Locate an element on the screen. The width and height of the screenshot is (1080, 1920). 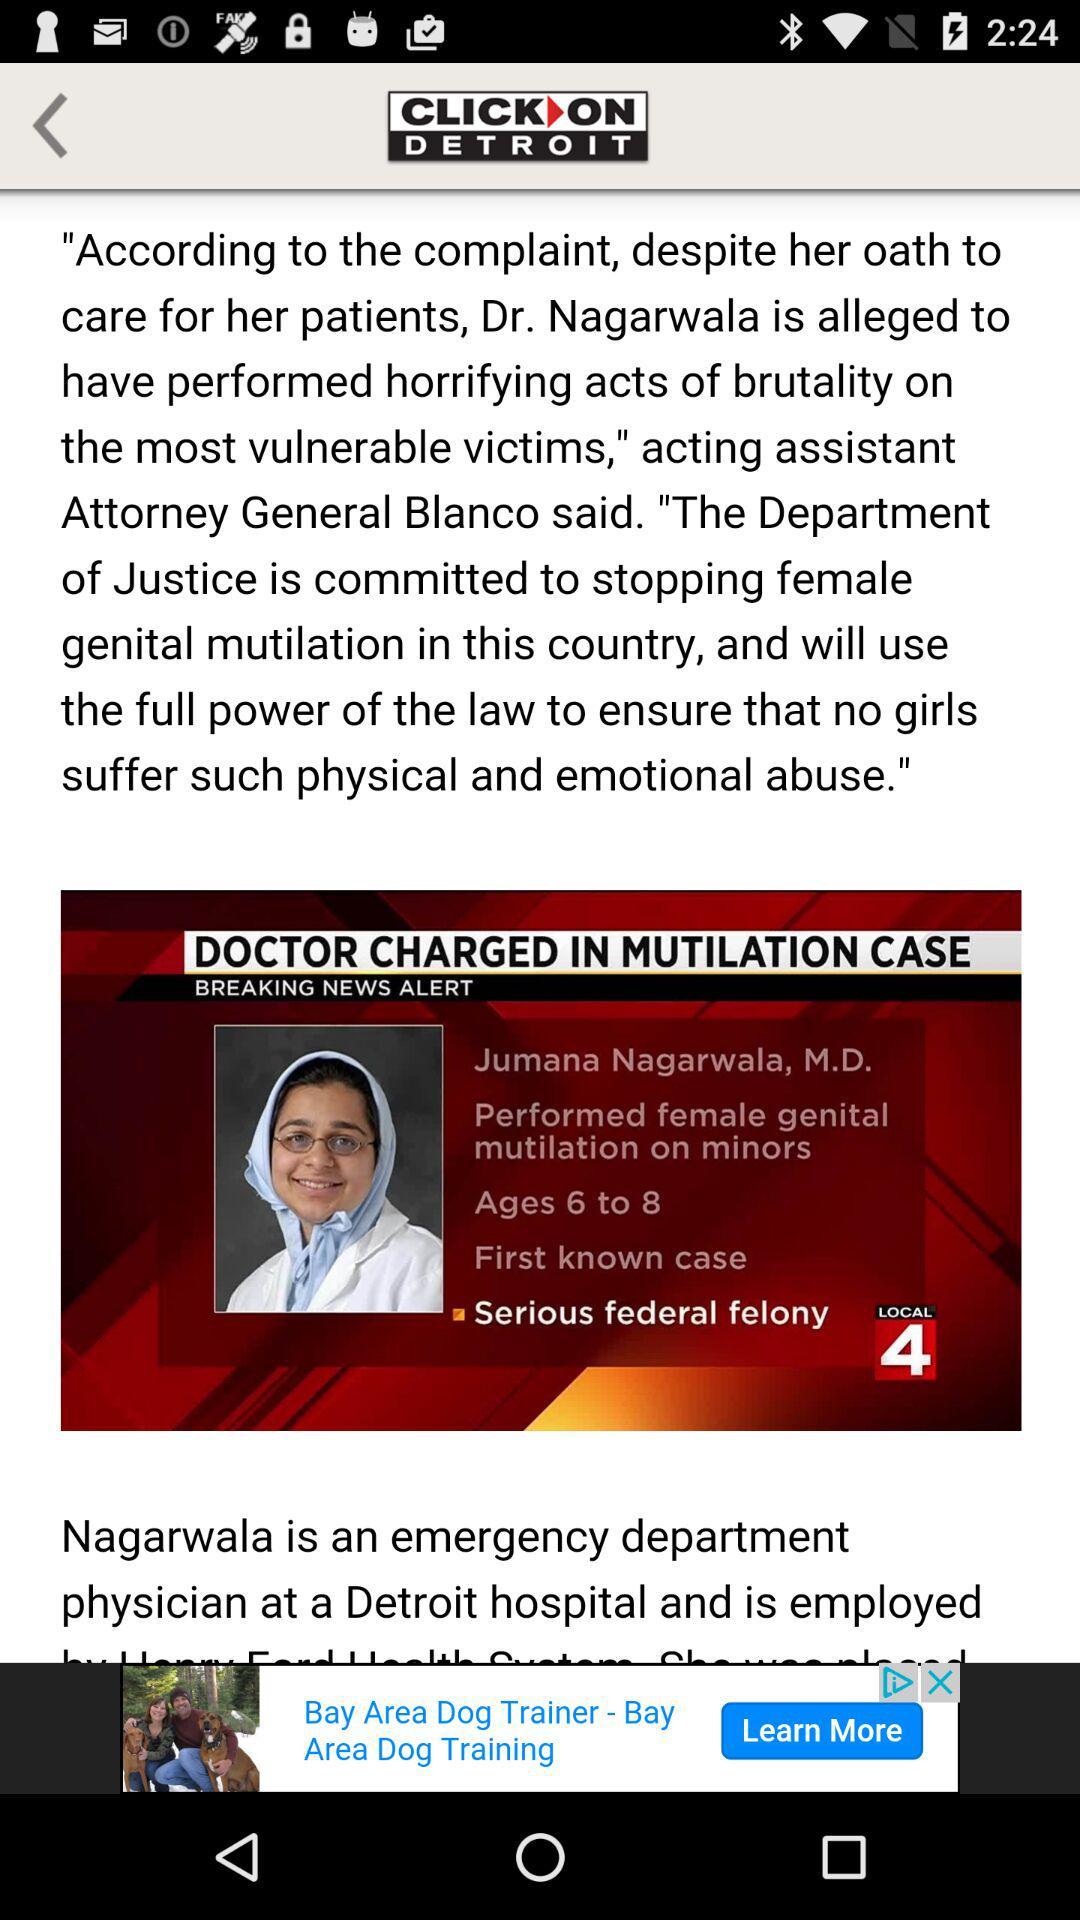
advertisement is located at coordinates (540, 1727).